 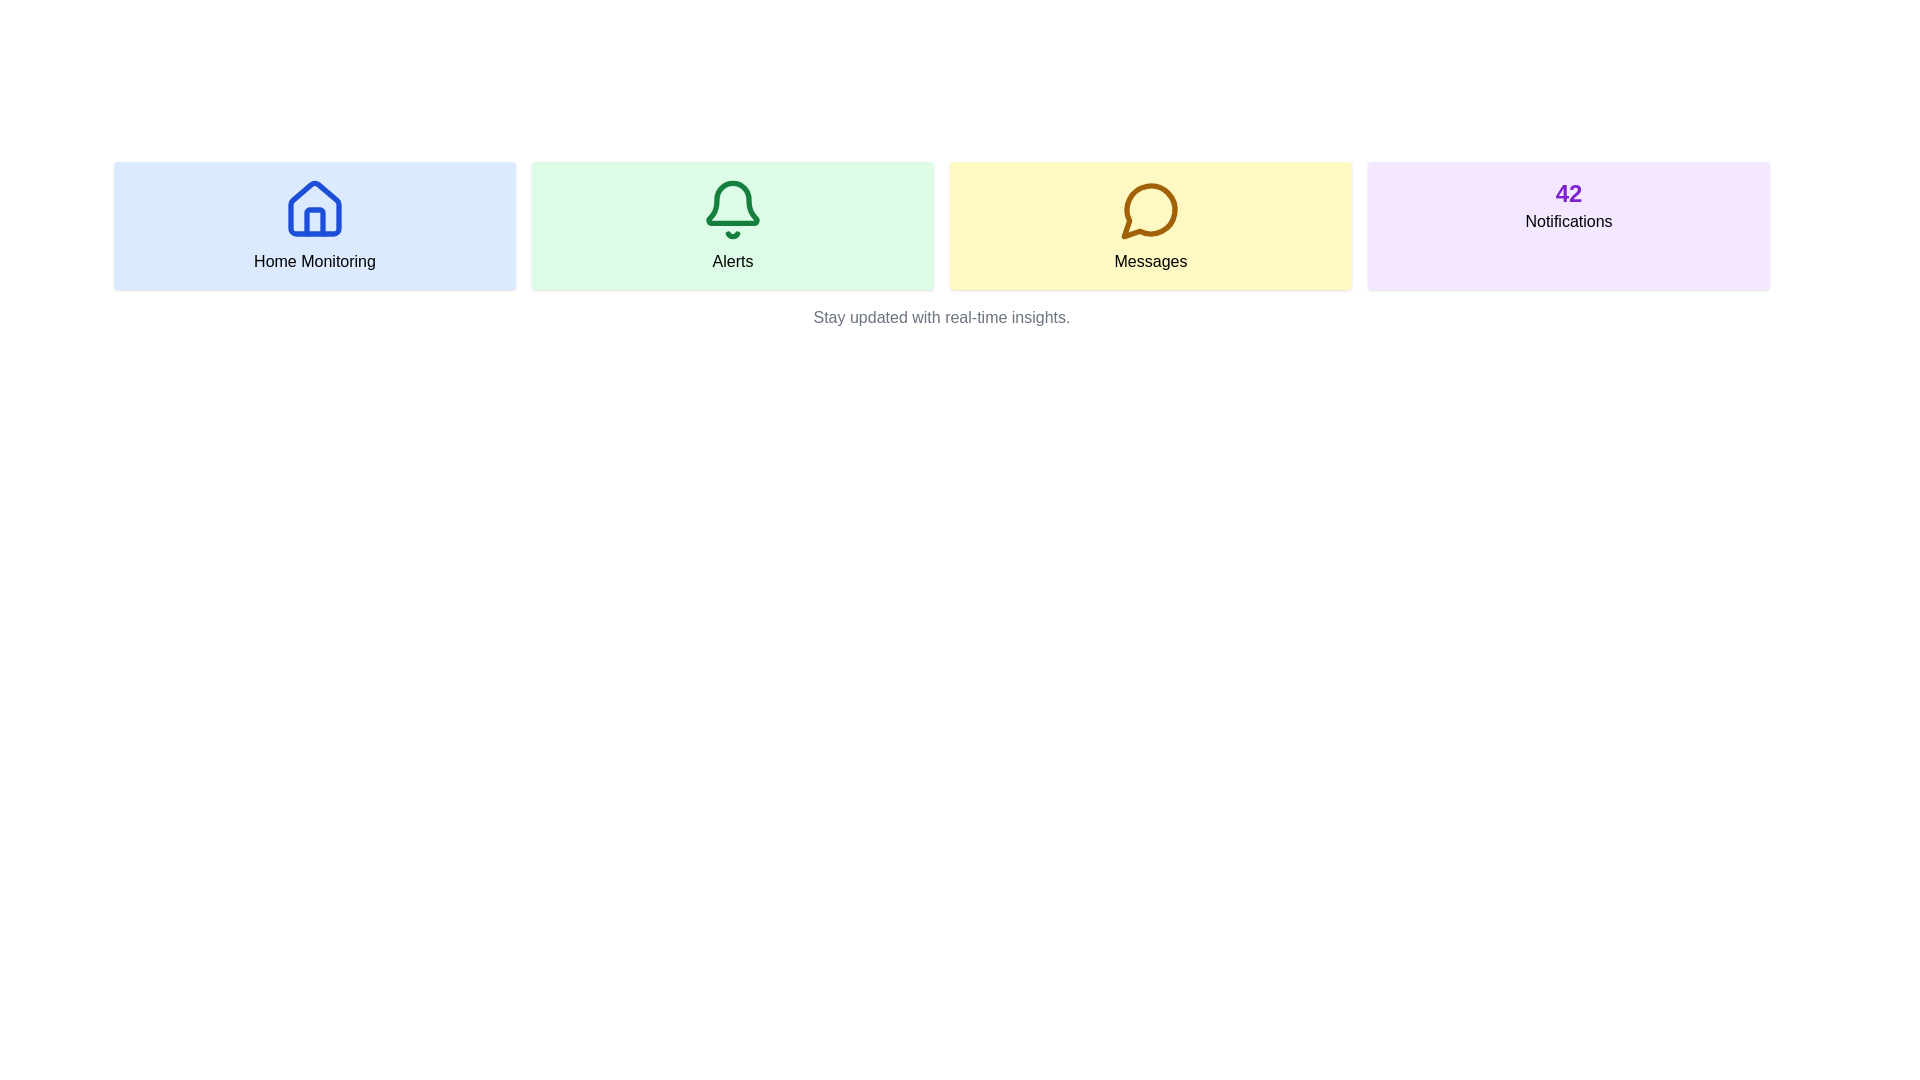 What do you see at coordinates (314, 208) in the screenshot?
I see `the house icon` at bounding box center [314, 208].